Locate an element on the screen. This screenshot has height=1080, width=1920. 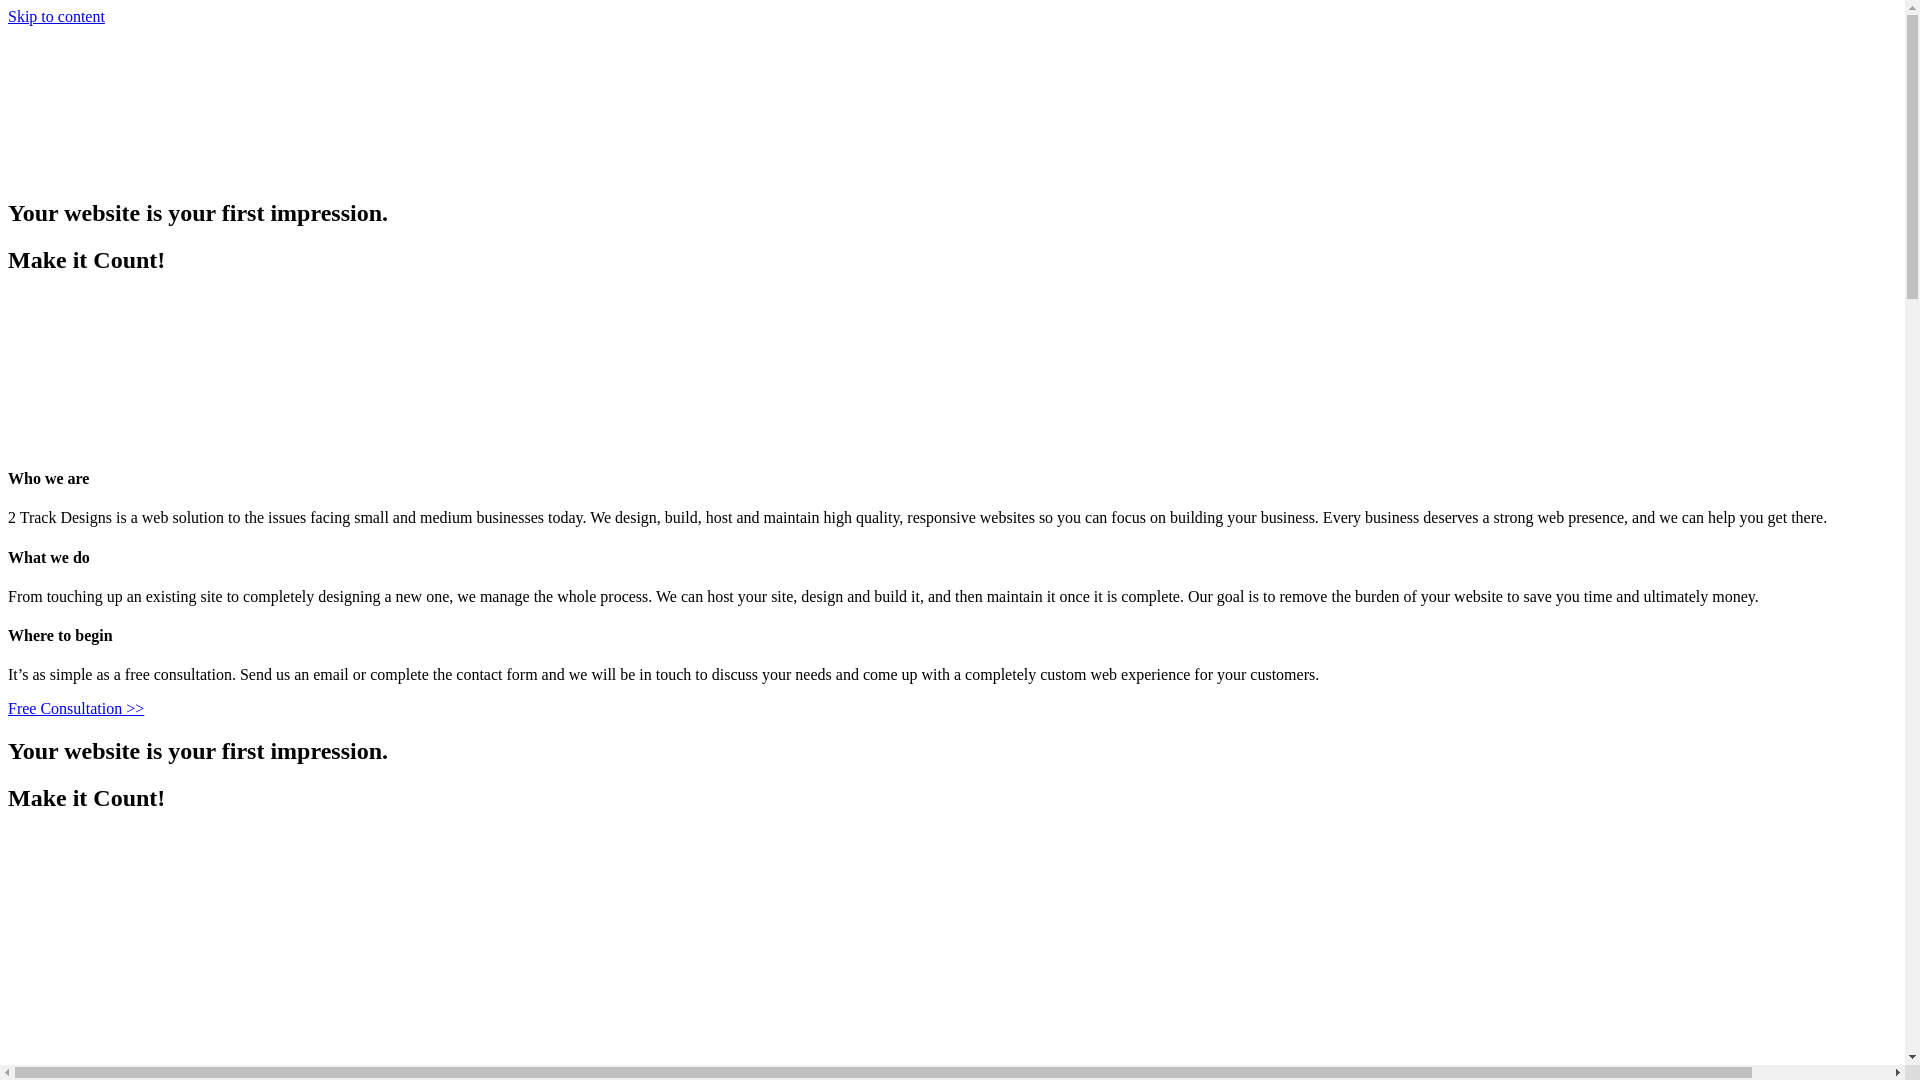
'Free Consultation >>' is located at coordinates (76, 707).